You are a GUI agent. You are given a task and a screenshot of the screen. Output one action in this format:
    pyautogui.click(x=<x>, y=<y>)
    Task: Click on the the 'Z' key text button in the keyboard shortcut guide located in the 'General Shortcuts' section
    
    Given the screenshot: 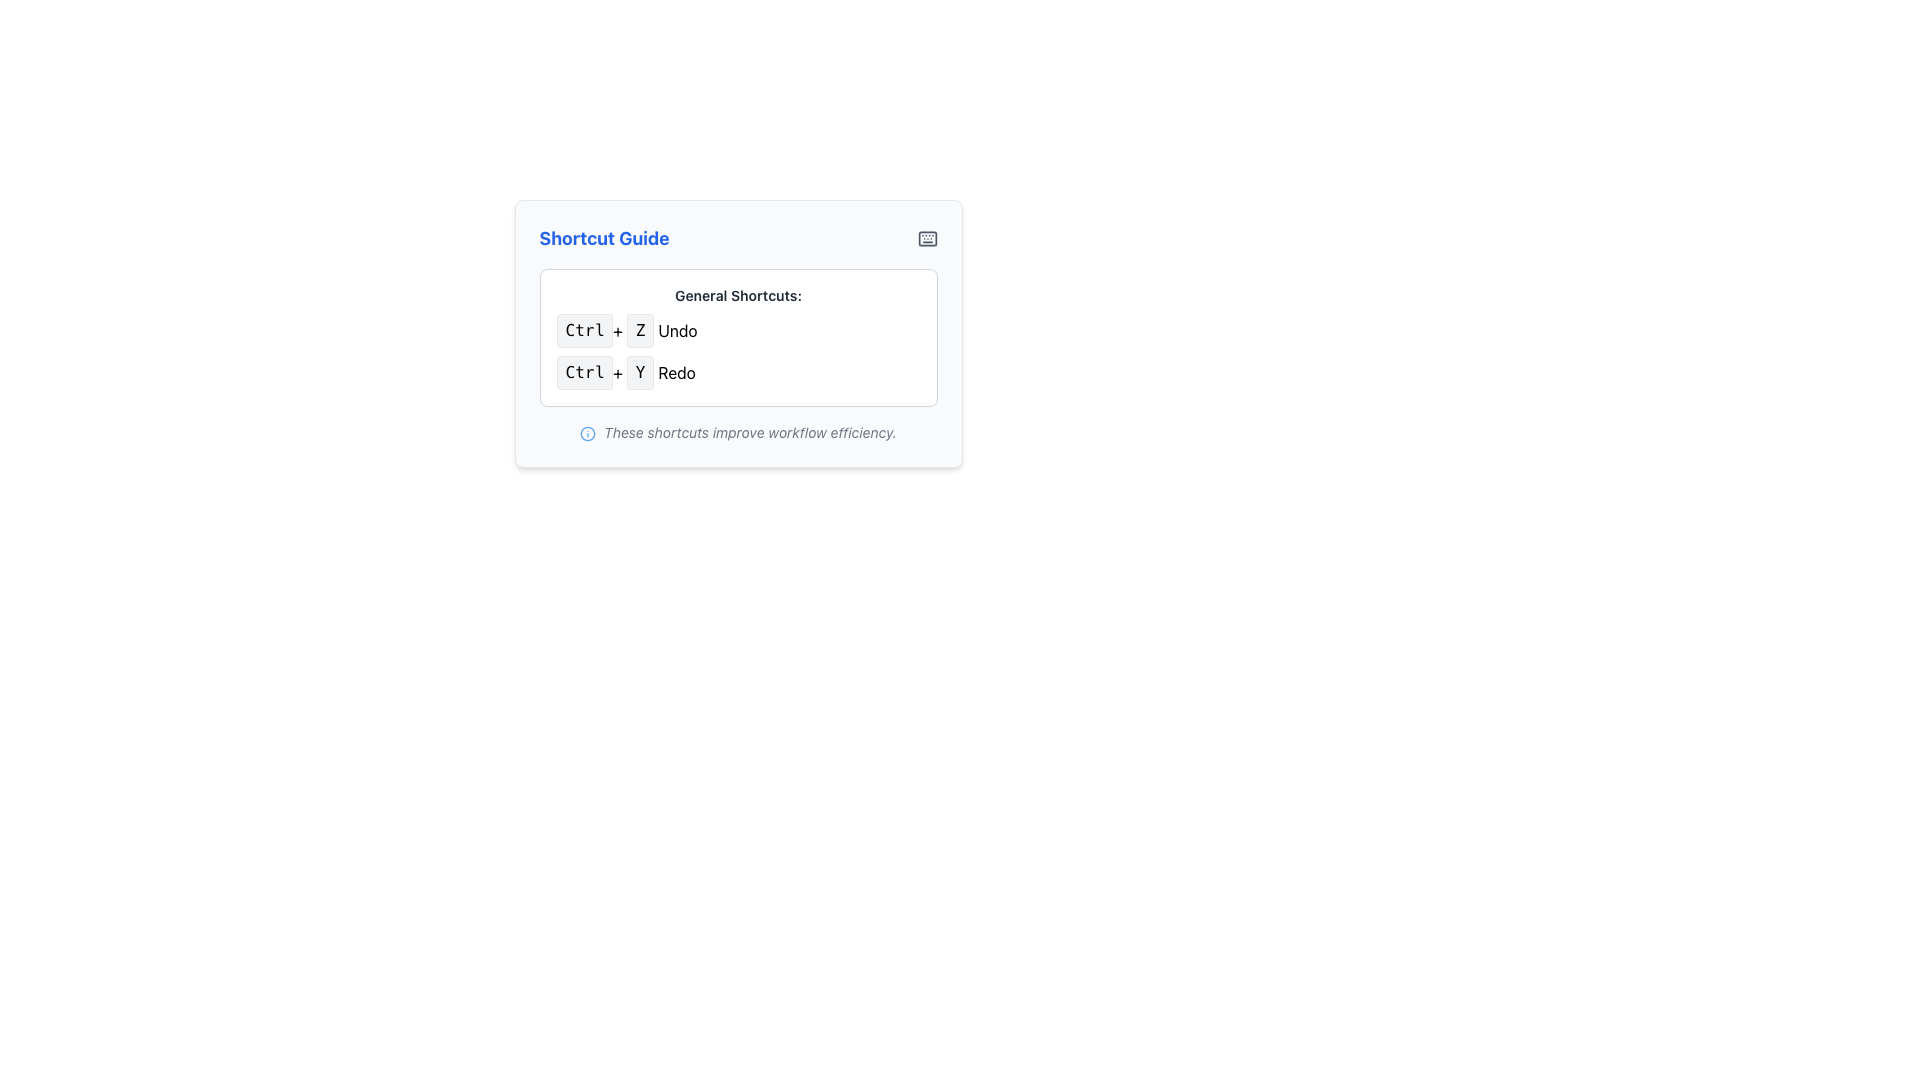 What is the action you would take?
    pyautogui.click(x=640, y=330)
    